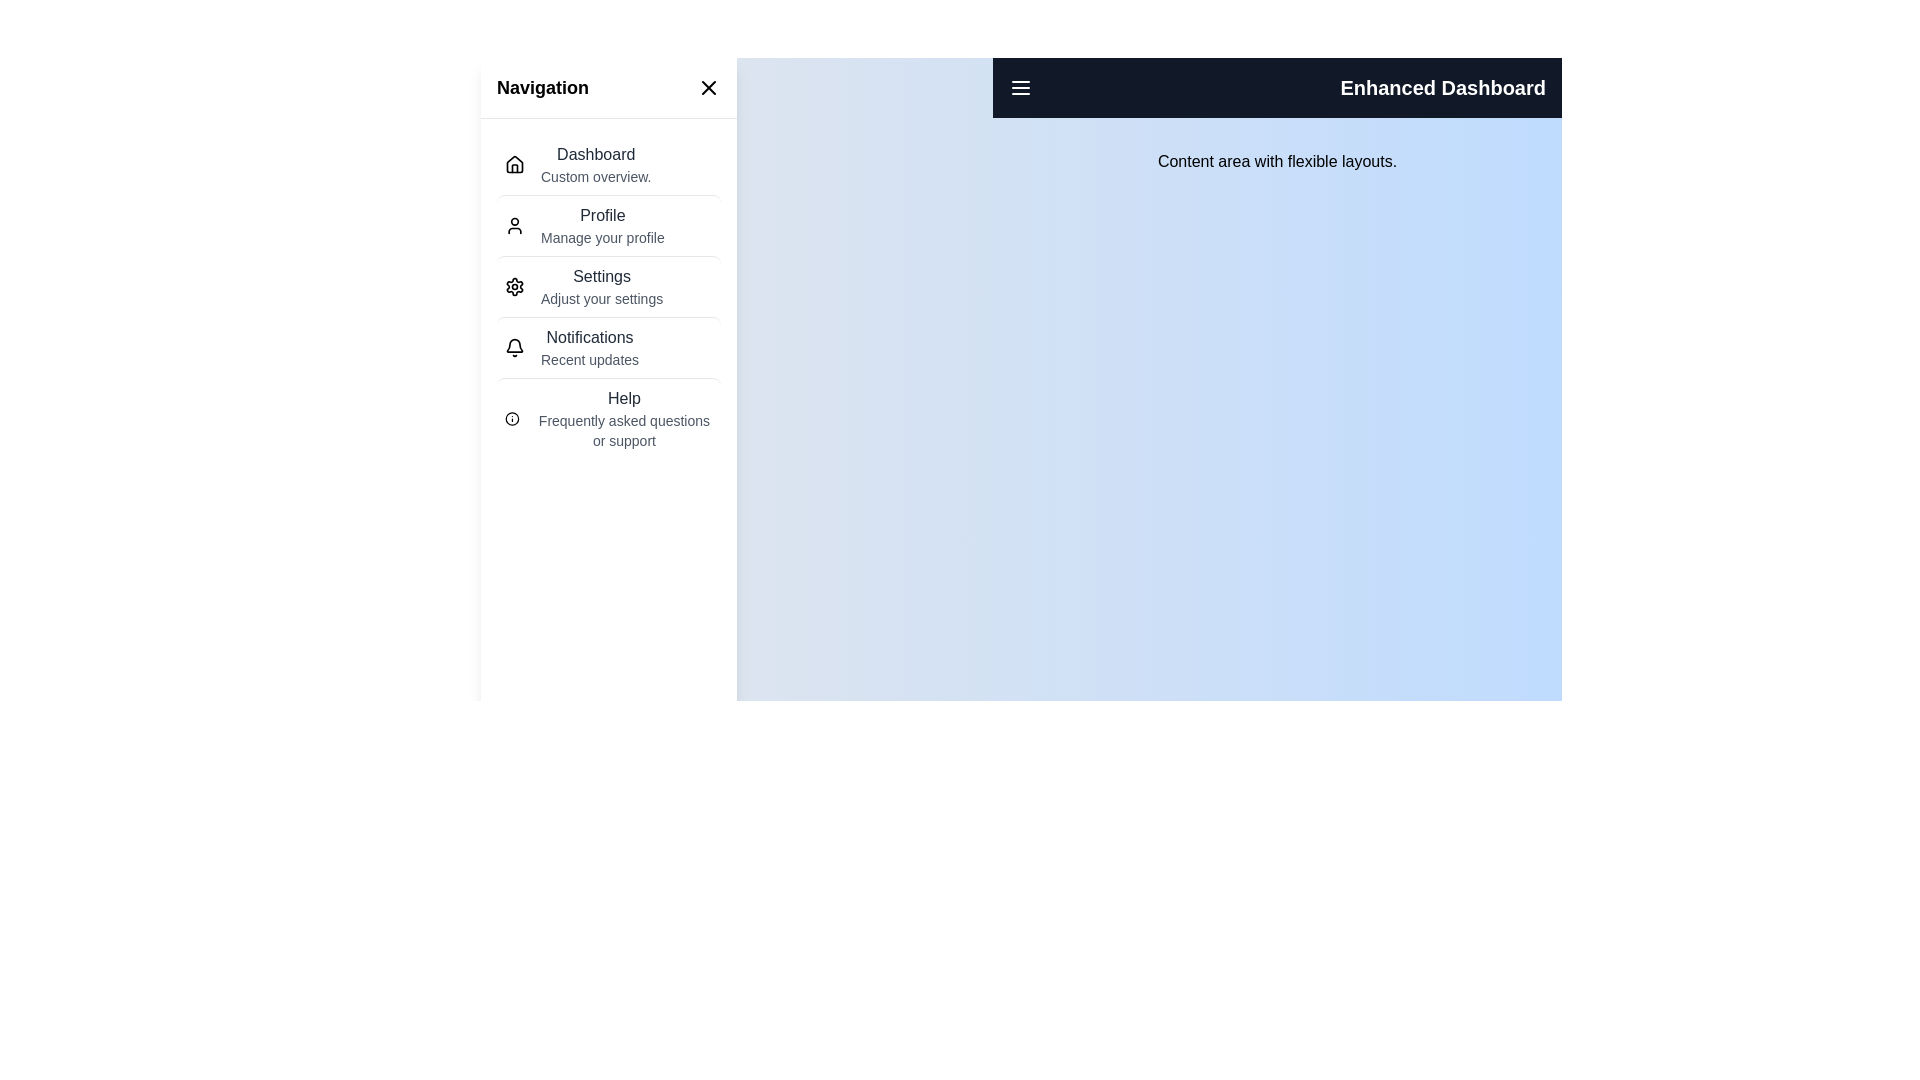 The width and height of the screenshot is (1920, 1080). I want to click on the profile icon located to the left of the 'Profile' label in the navigation menu, so click(514, 225).